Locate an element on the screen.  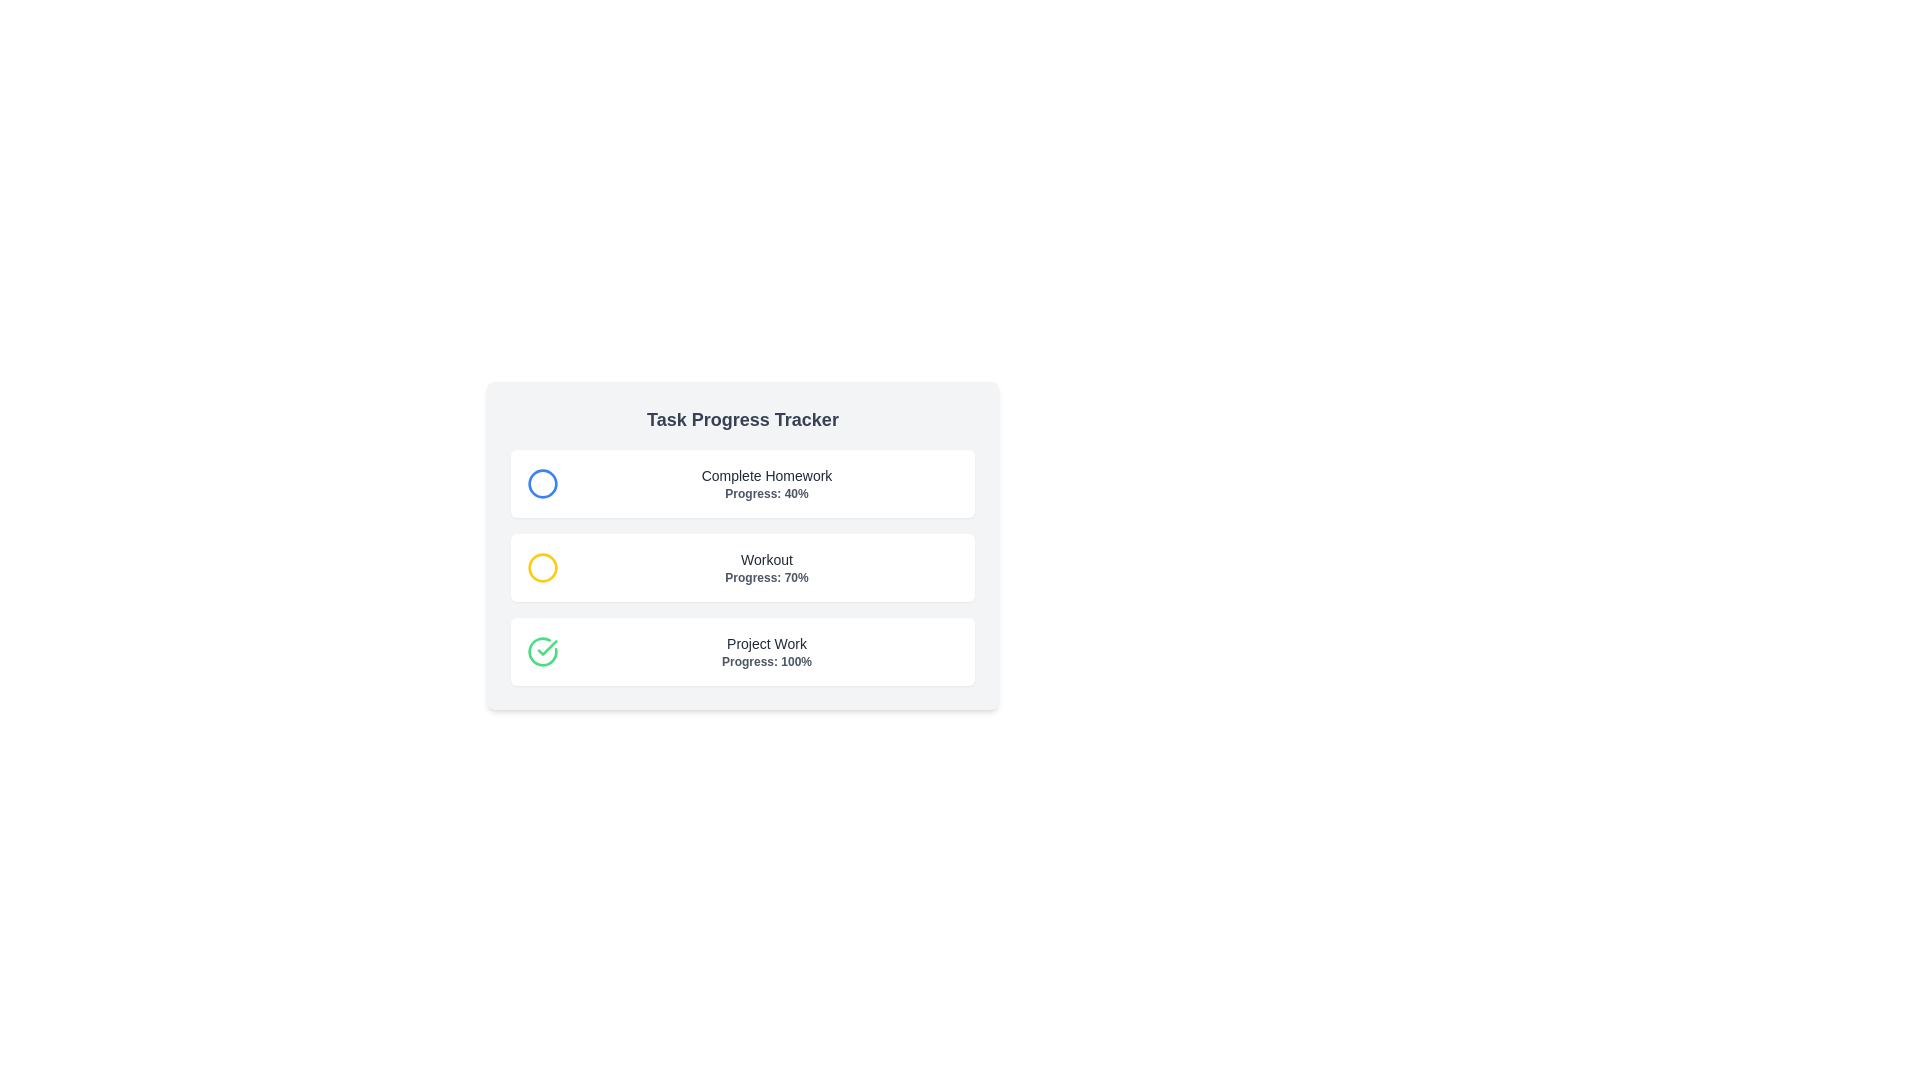
the text label displaying 'Progress: 100%' which is styled in gray and bold font, located below the 'Project Work' label in the last task card is located at coordinates (766, 662).